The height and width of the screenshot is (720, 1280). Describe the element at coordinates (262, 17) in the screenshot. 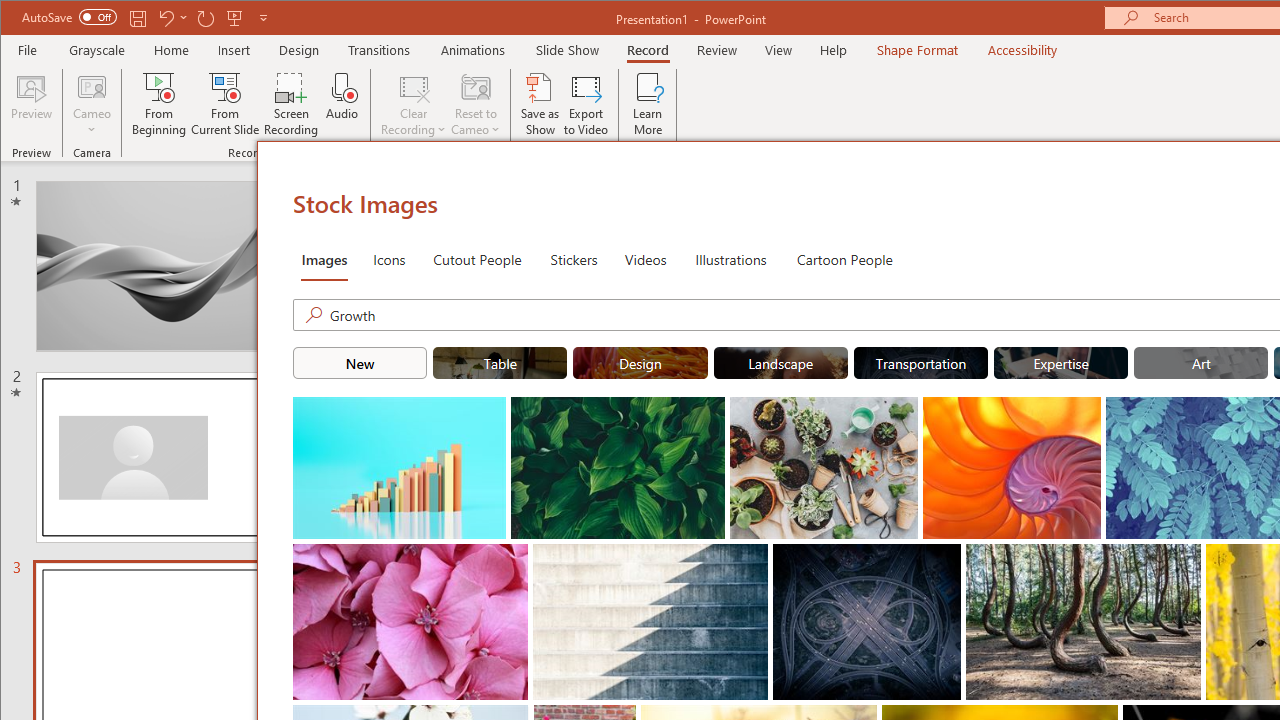

I see `'Customize Quick Access Toolbar'` at that location.